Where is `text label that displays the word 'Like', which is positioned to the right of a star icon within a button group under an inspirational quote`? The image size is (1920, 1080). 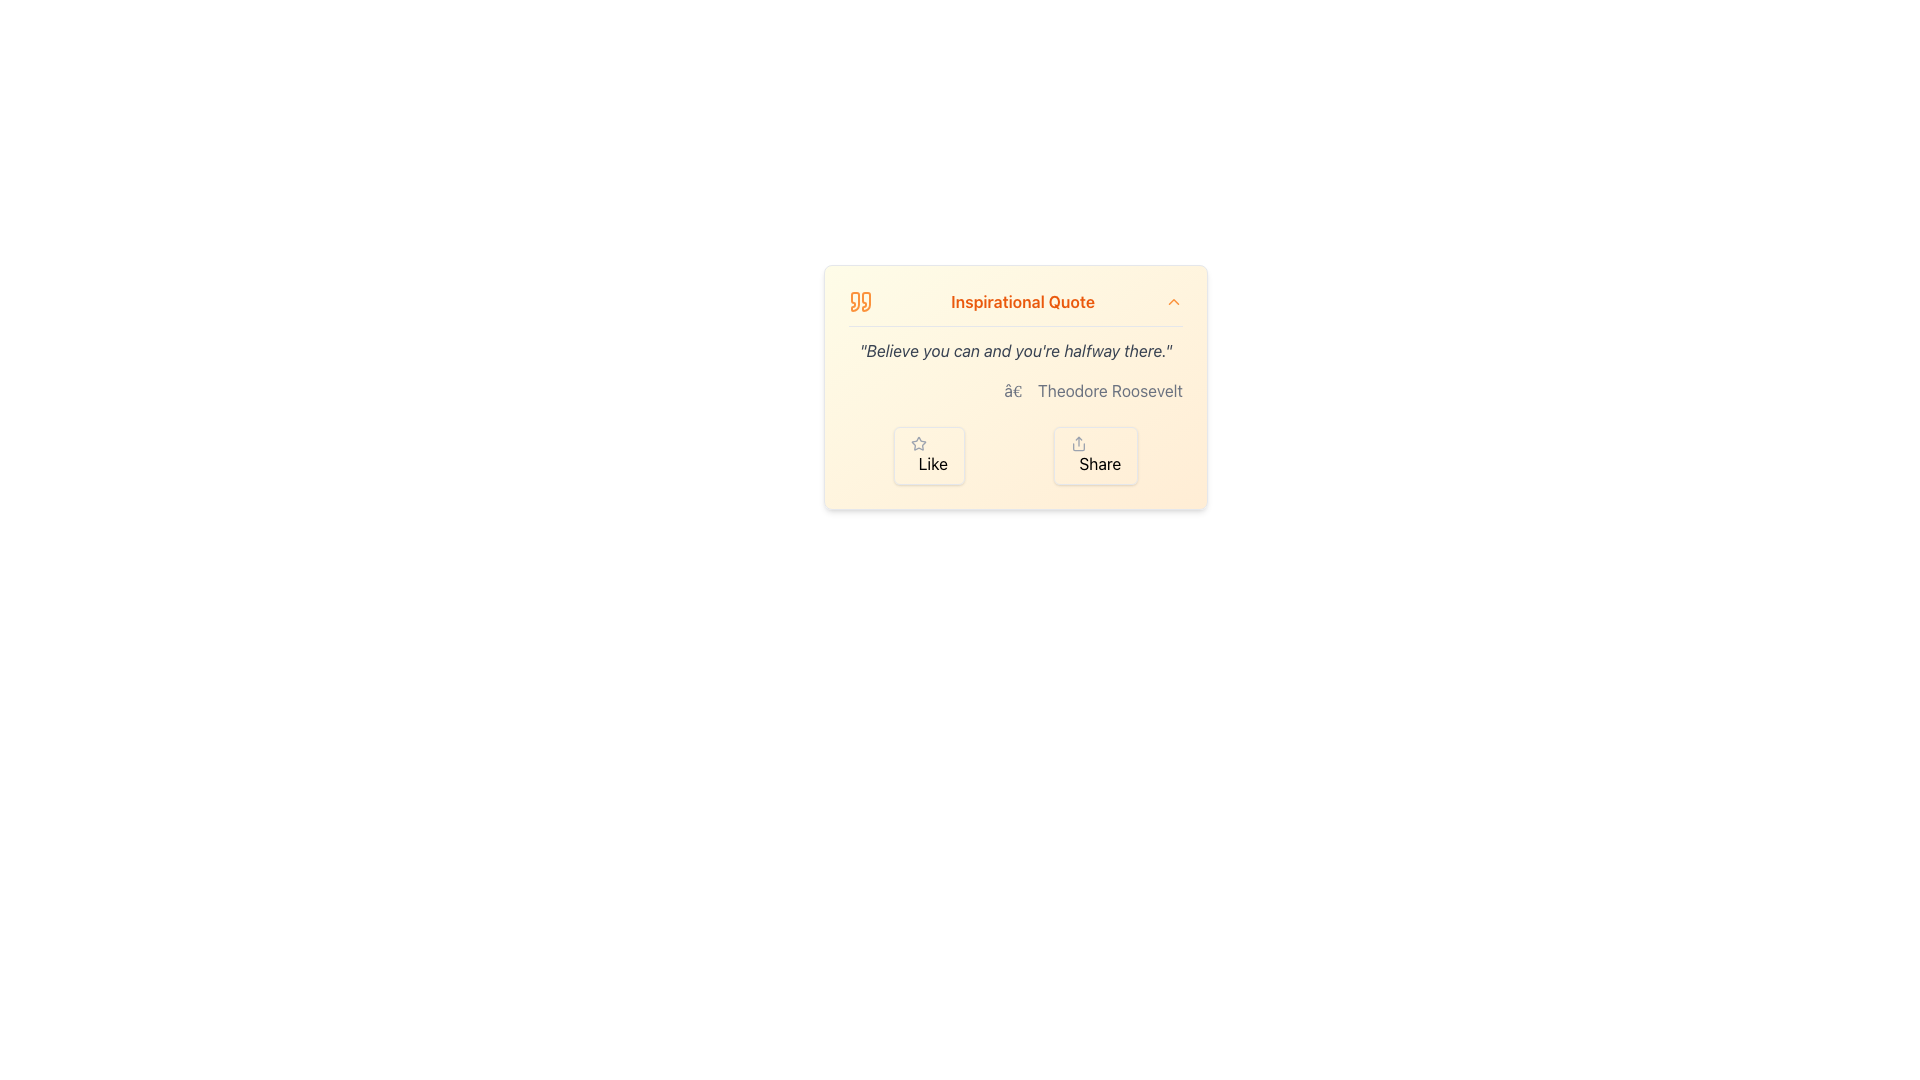
text label that displays the word 'Like', which is positioned to the right of a star icon within a button group under an inspirational quote is located at coordinates (932, 463).